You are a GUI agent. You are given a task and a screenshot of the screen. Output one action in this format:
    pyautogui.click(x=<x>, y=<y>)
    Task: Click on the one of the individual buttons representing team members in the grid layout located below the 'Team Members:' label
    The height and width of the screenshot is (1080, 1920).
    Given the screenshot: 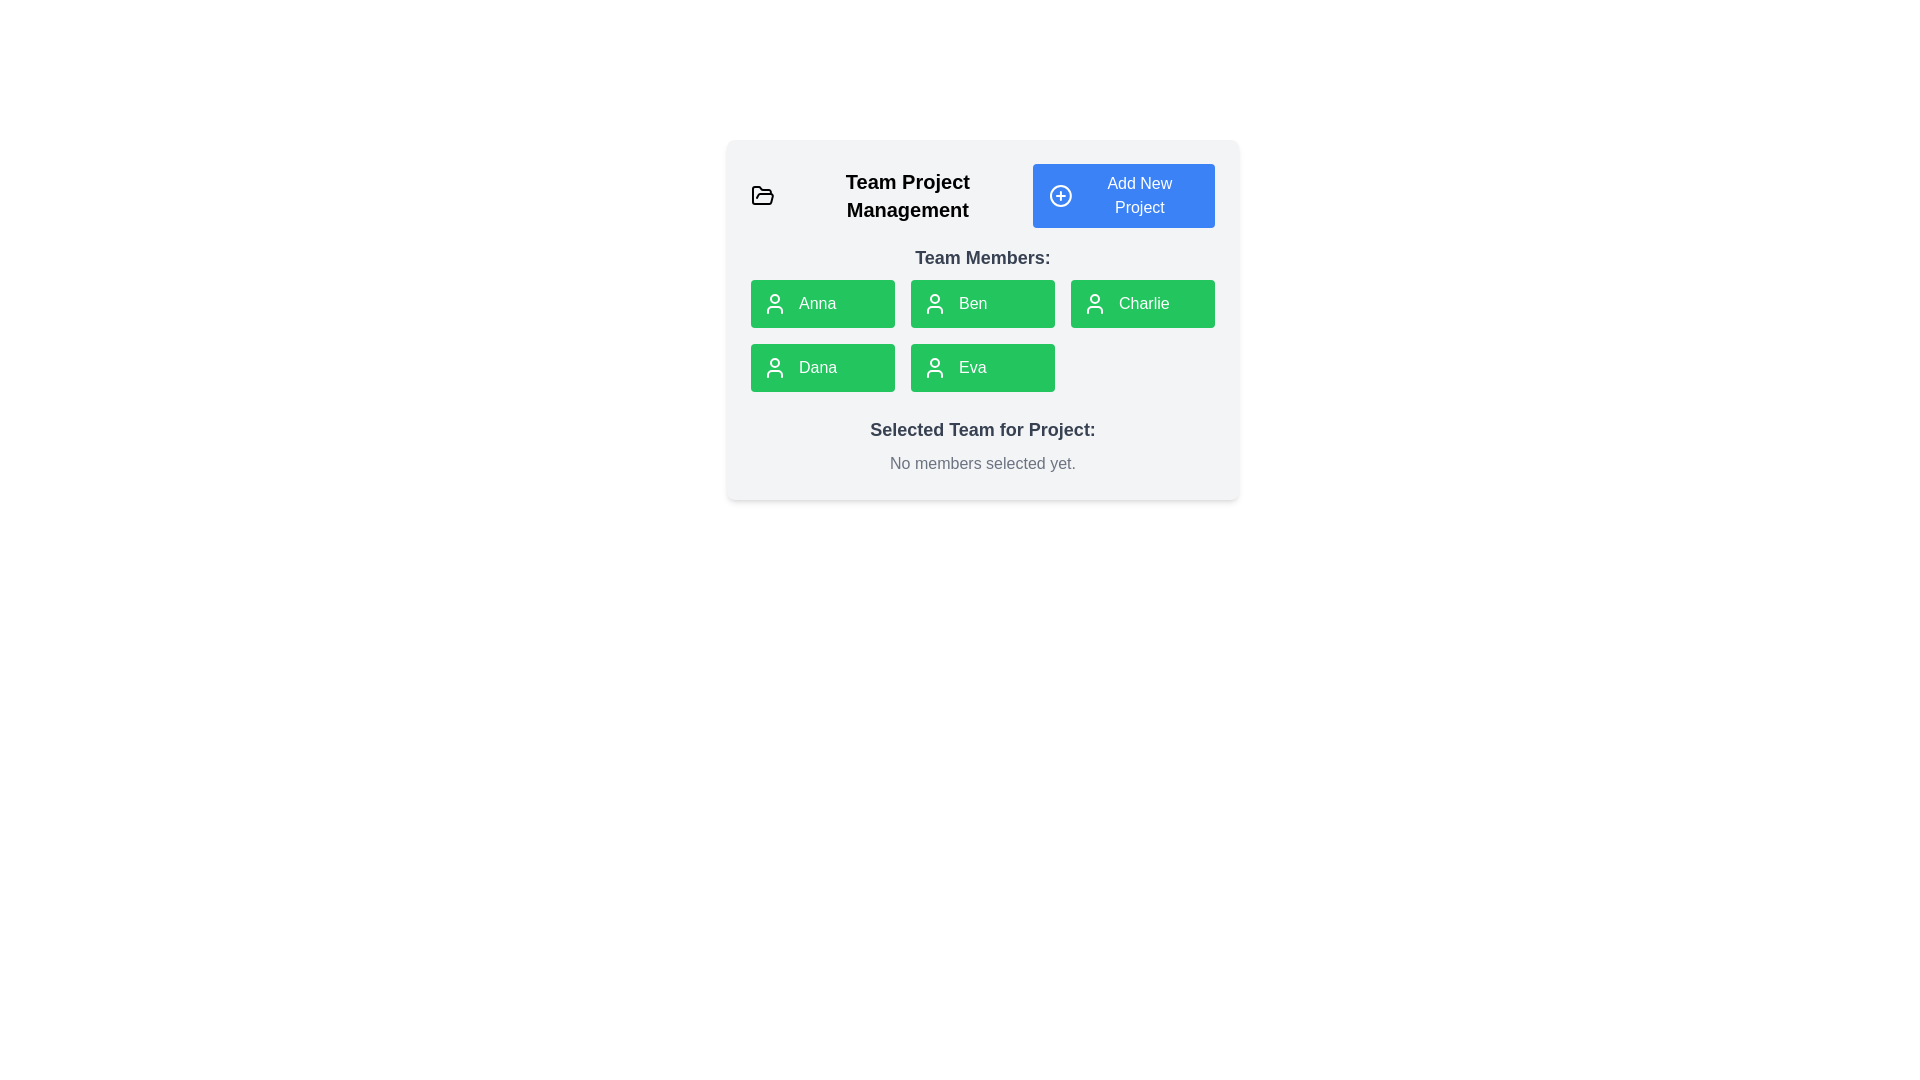 What is the action you would take?
    pyautogui.click(x=983, y=334)
    